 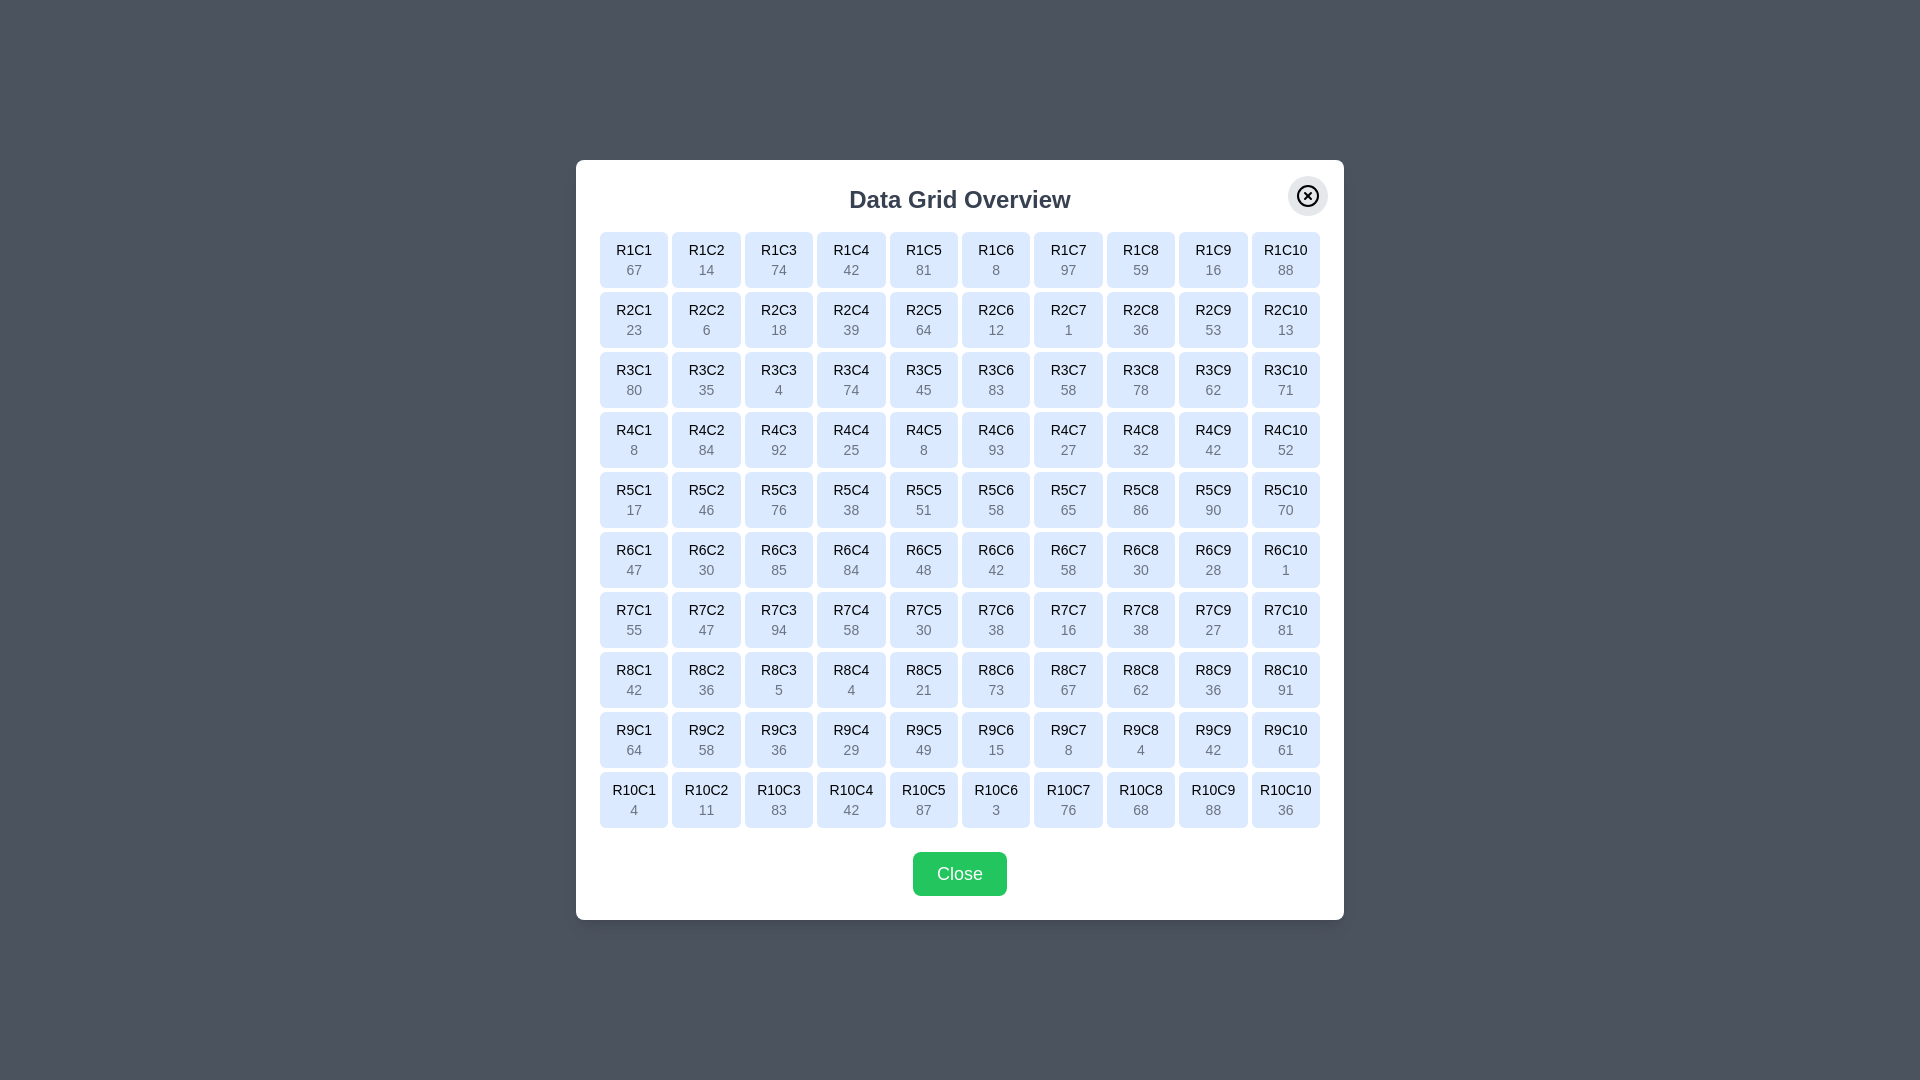 I want to click on the close button to close the dialog, so click(x=1308, y=196).